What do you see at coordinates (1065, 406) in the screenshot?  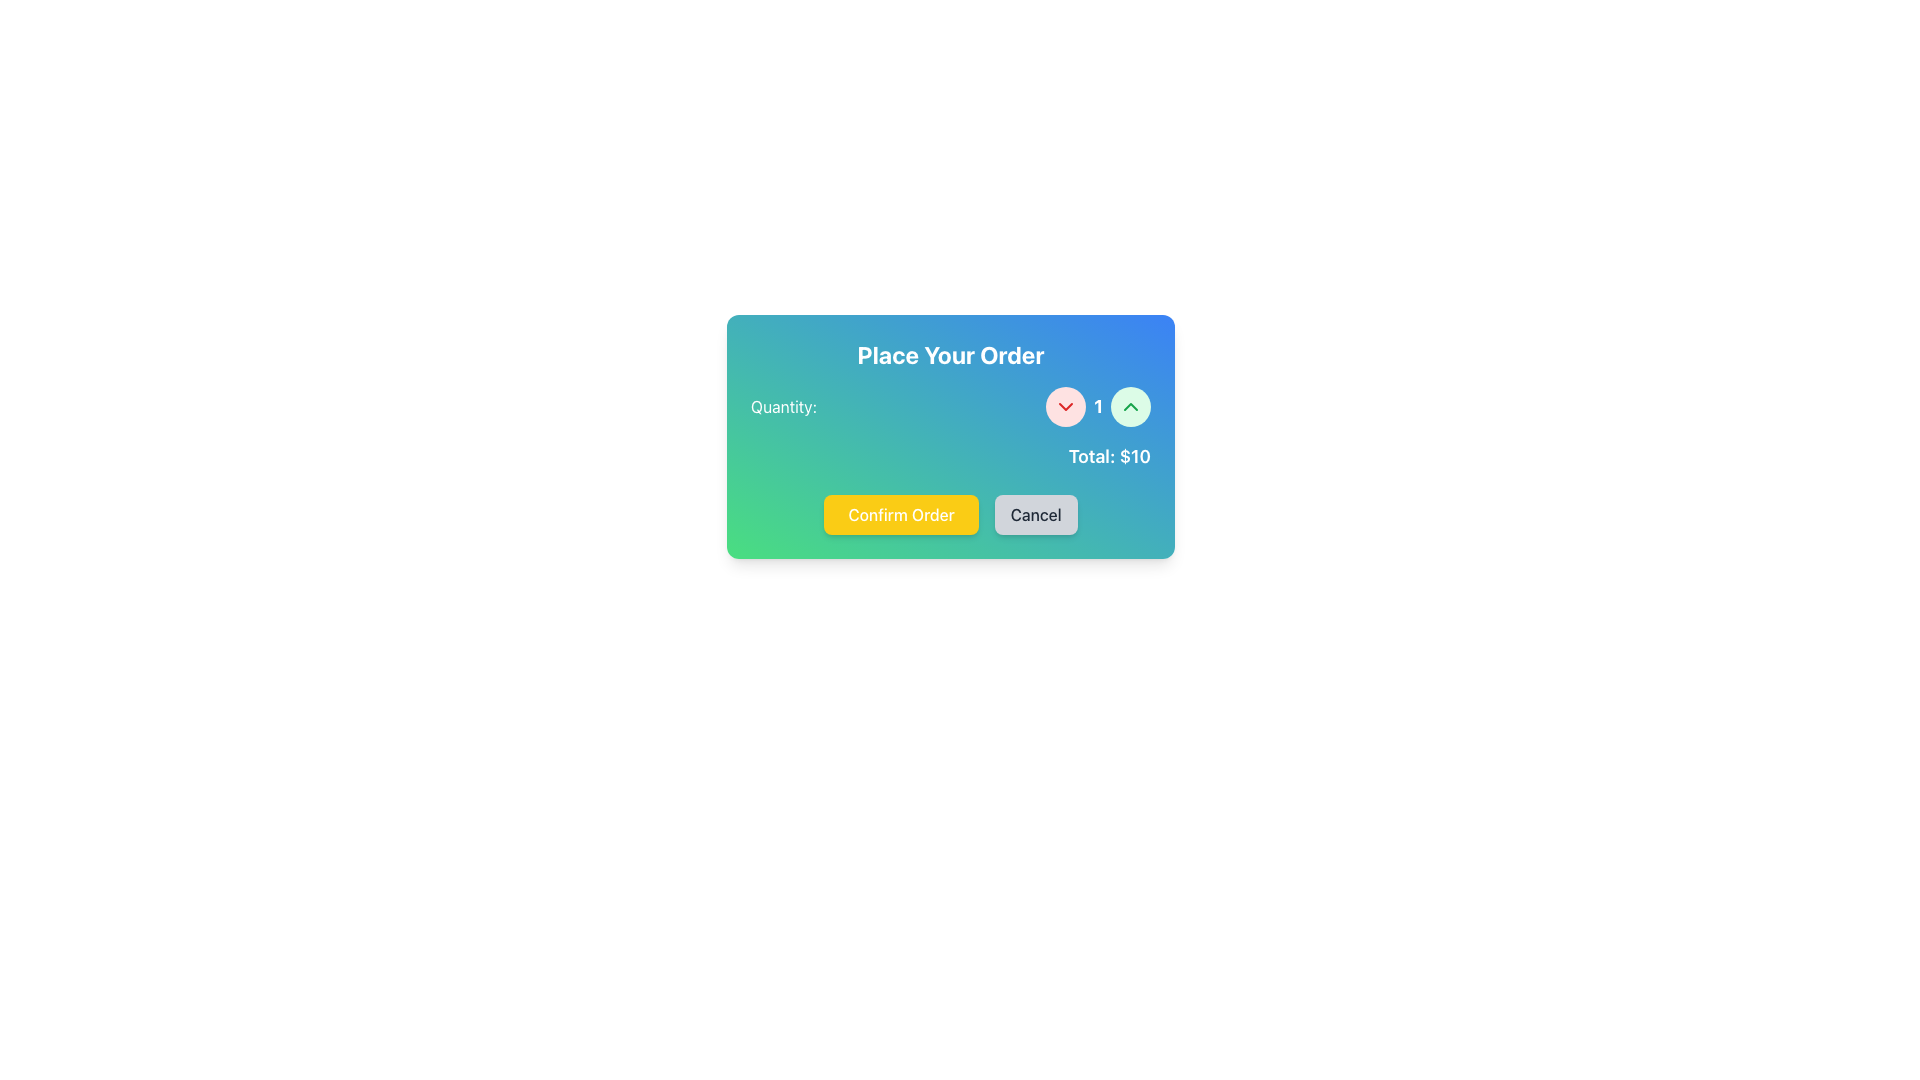 I see `the decrement button located on the left side of the modal window labeled 'Place Your Order', under the 'Quantity' label, which reduces the numerical value displayed next to it when clicked` at bounding box center [1065, 406].